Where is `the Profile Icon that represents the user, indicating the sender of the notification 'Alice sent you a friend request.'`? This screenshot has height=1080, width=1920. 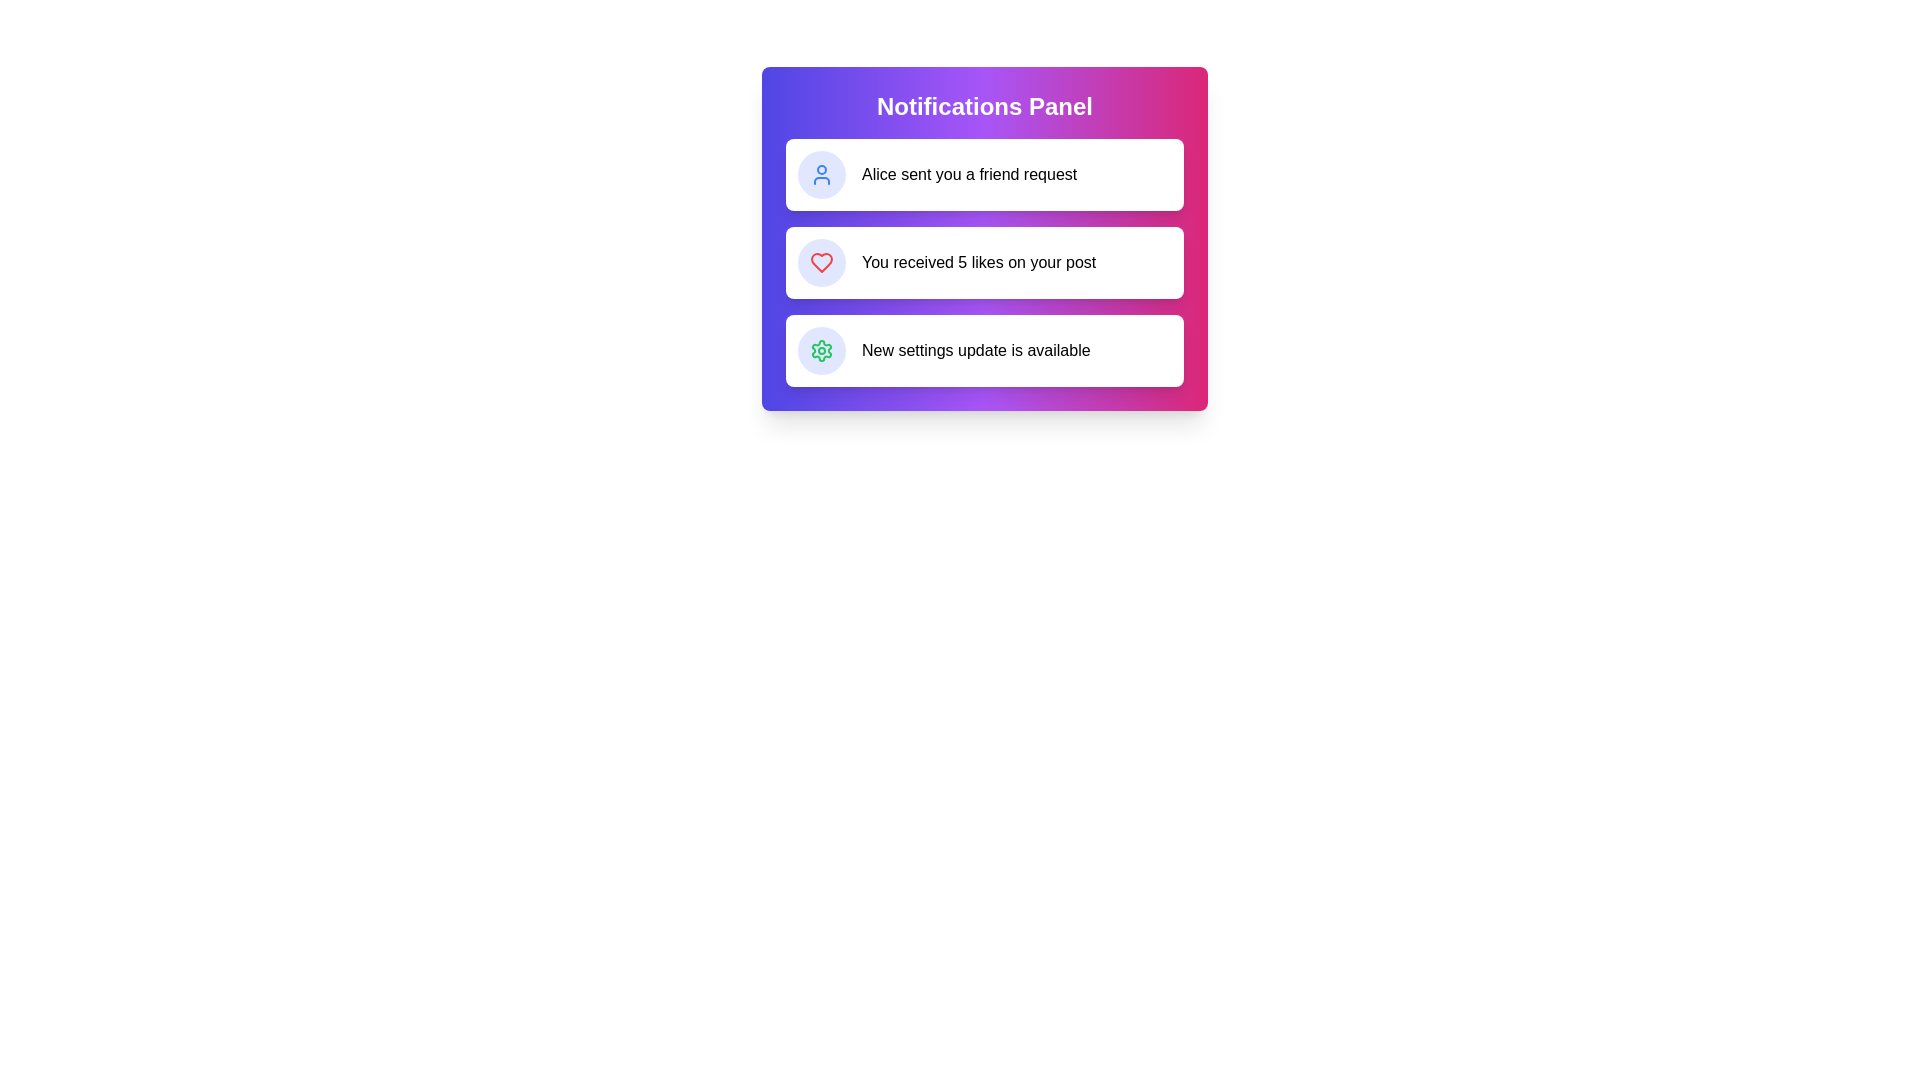
the Profile Icon that represents the user, indicating the sender of the notification 'Alice sent you a friend request.' is located at coordinates (821, 173).